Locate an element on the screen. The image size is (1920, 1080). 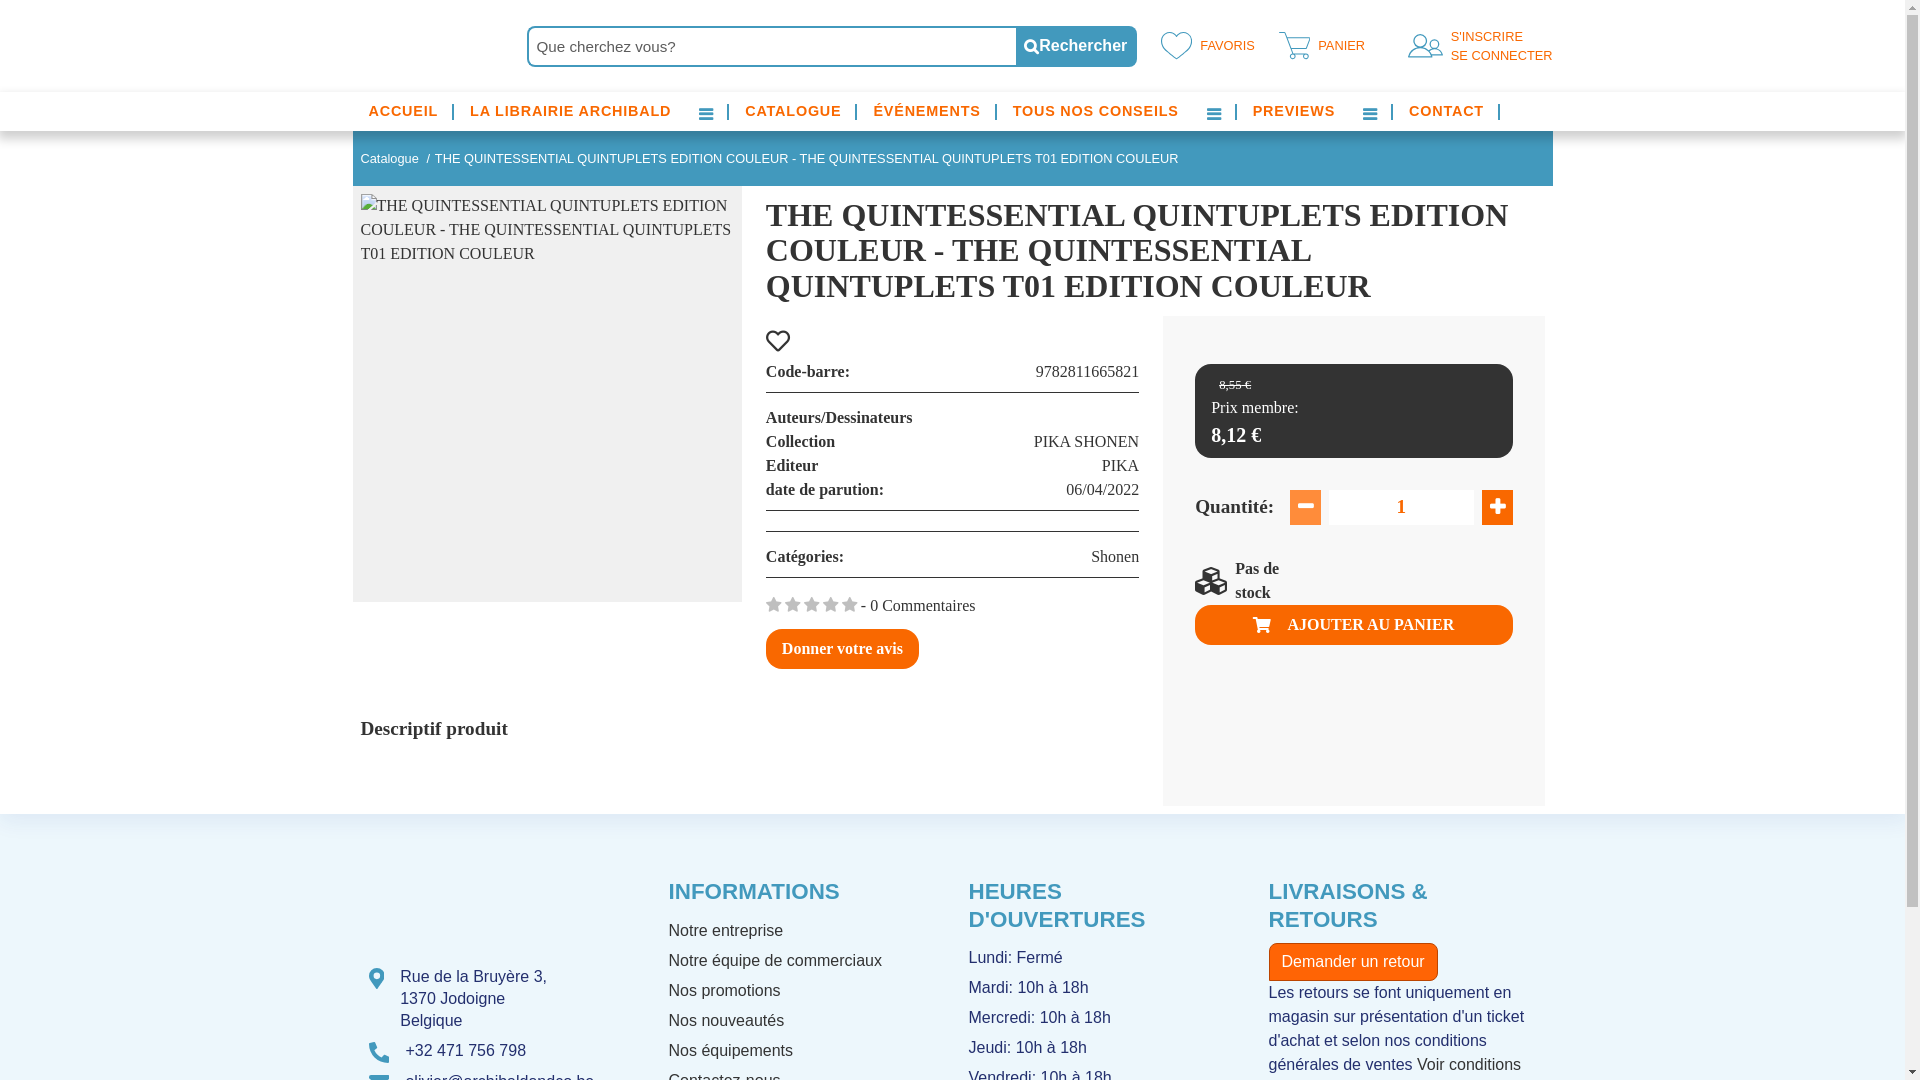
'S'INSCRIRE is located at coordinates (1497, 45).